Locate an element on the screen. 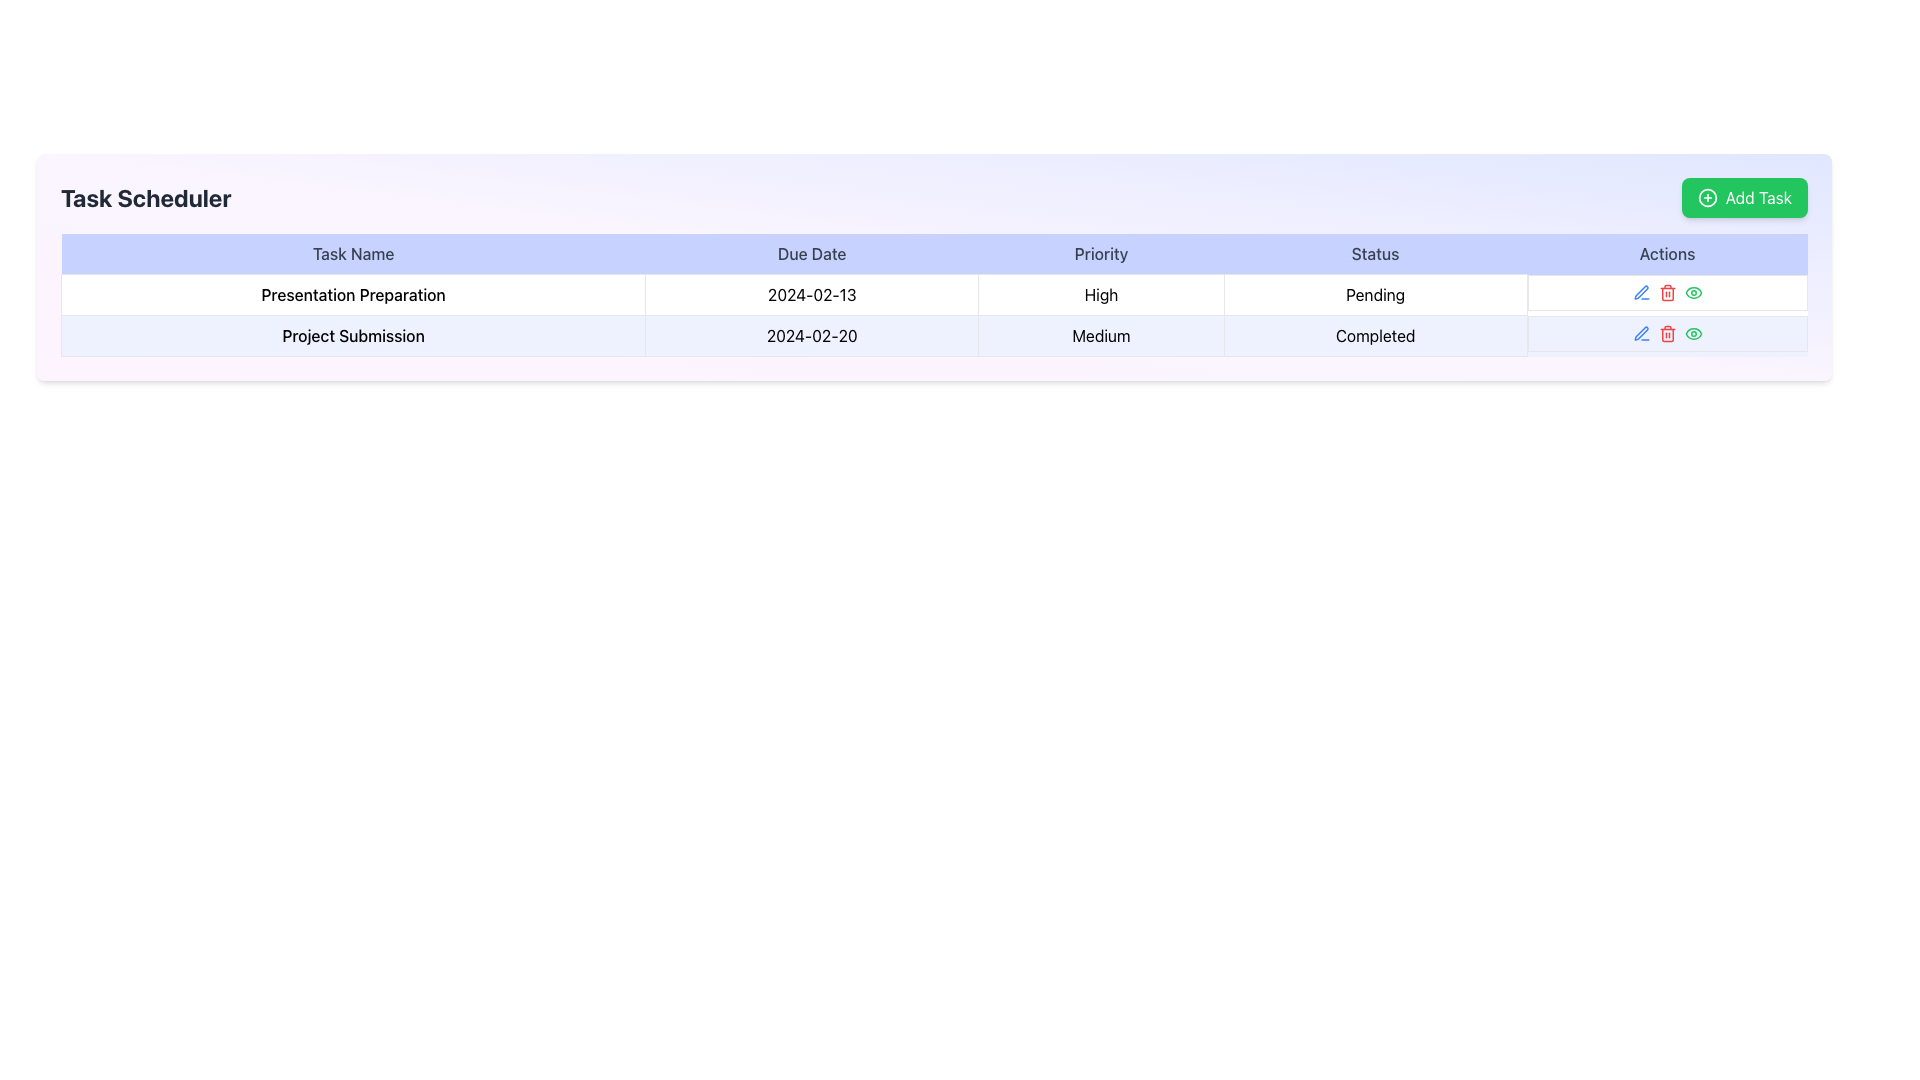  the Table Header Cell labeled 'Priority' with a blue background and centered black text, which is the third column header in the table is located at coordinates (1100, 253).